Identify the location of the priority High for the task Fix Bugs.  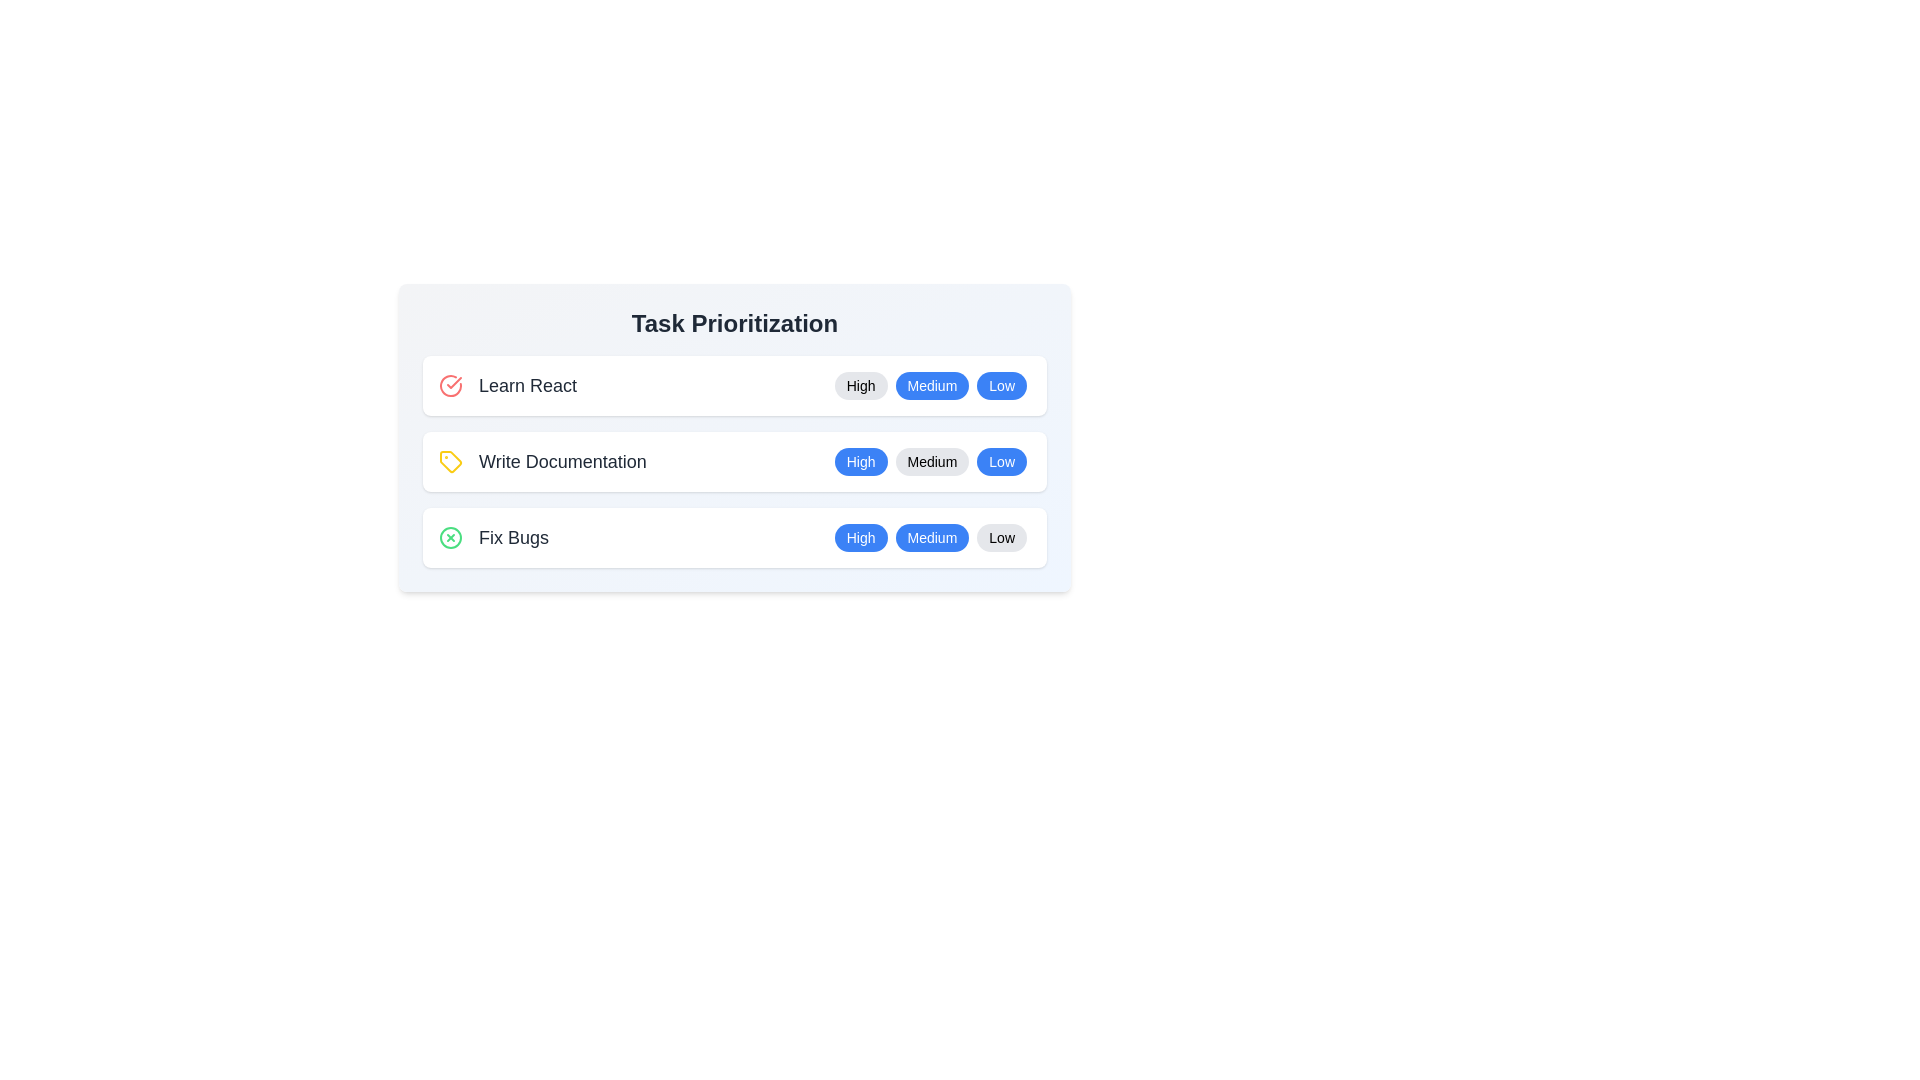
(860, 536).